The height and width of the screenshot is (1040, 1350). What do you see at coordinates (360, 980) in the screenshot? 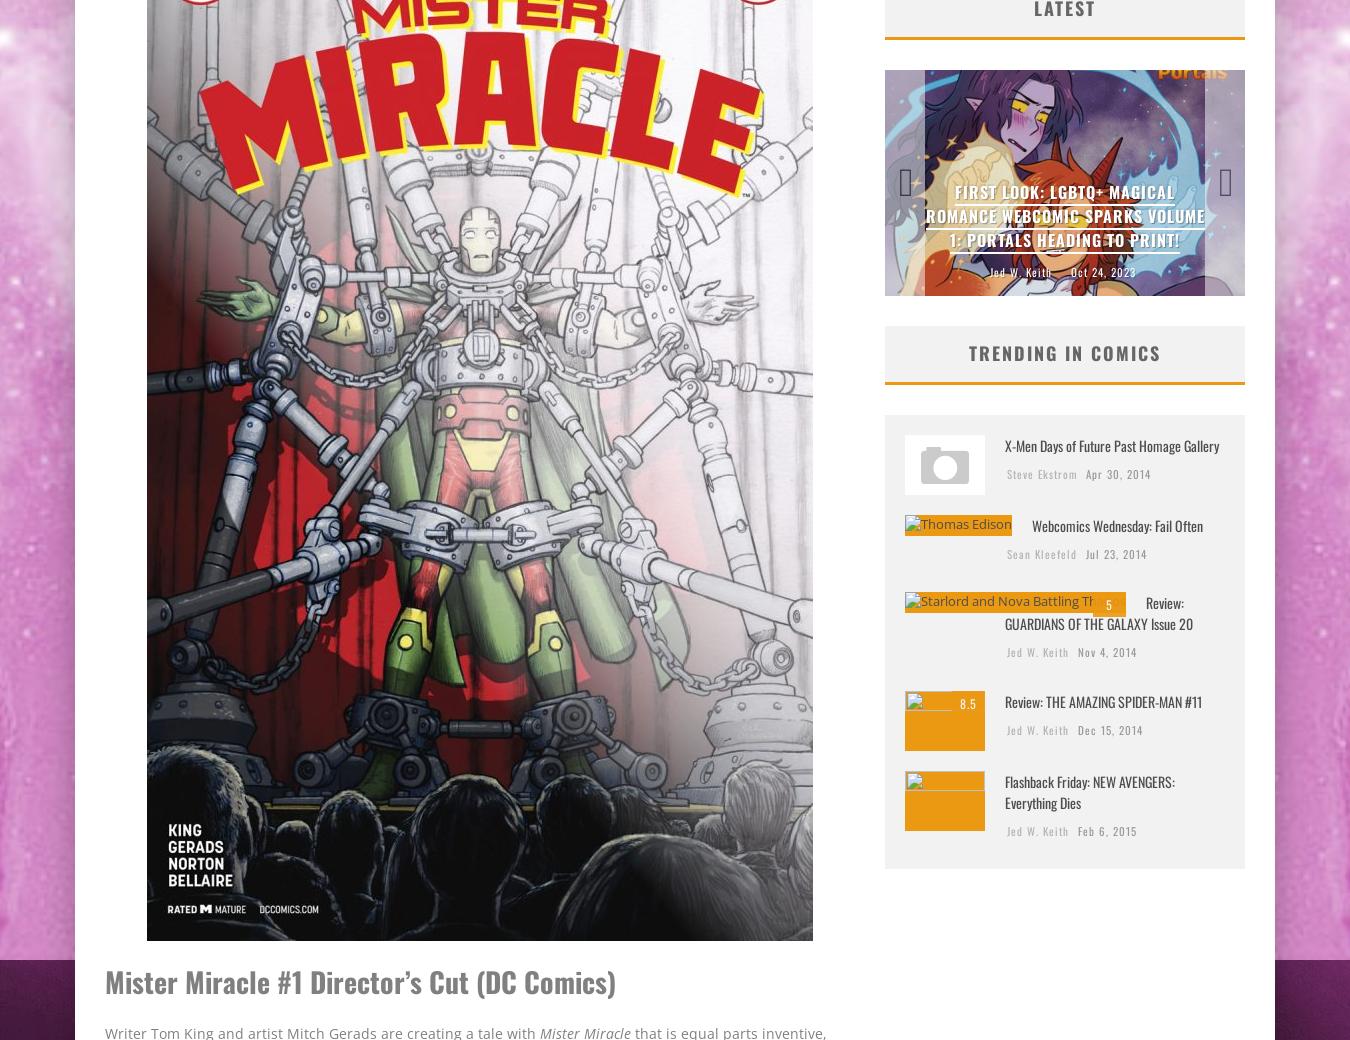
I see `'Mister Miracle #1 Director’s Cut (DC Comics)'` at bounding box center [360, 980].